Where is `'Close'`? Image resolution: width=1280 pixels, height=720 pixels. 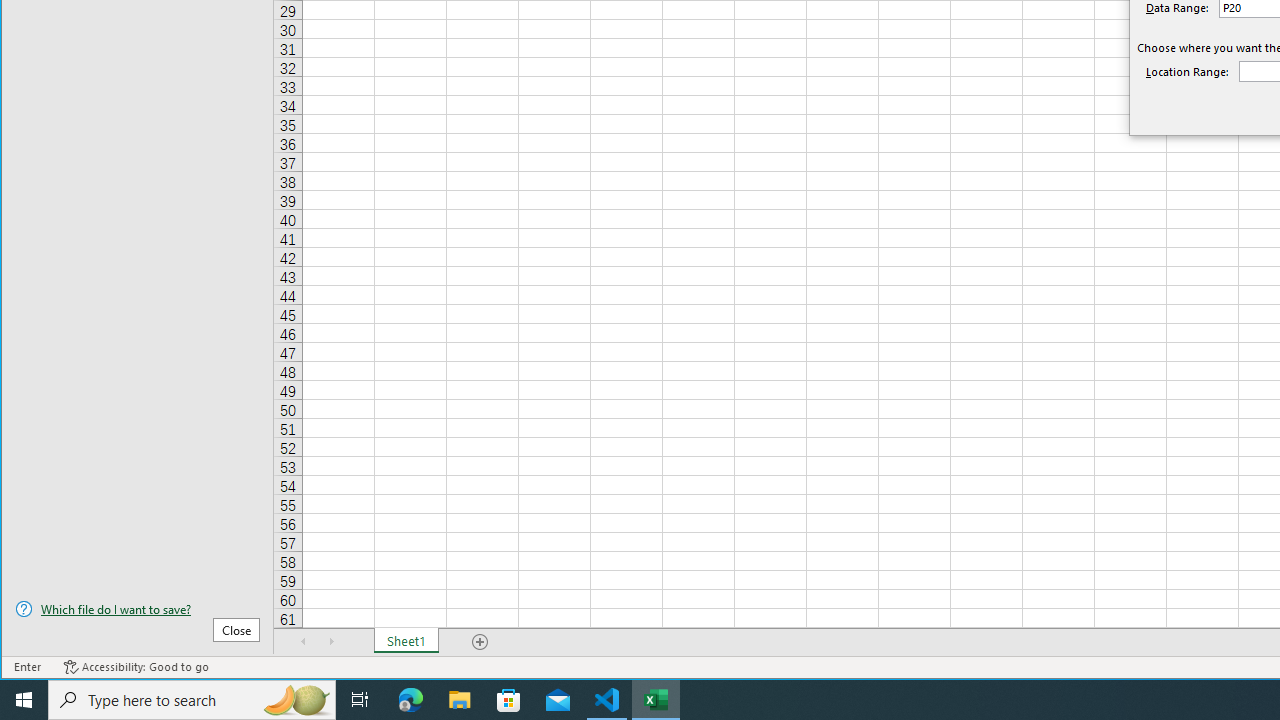
'Close' is located at coordinates (236, 630).